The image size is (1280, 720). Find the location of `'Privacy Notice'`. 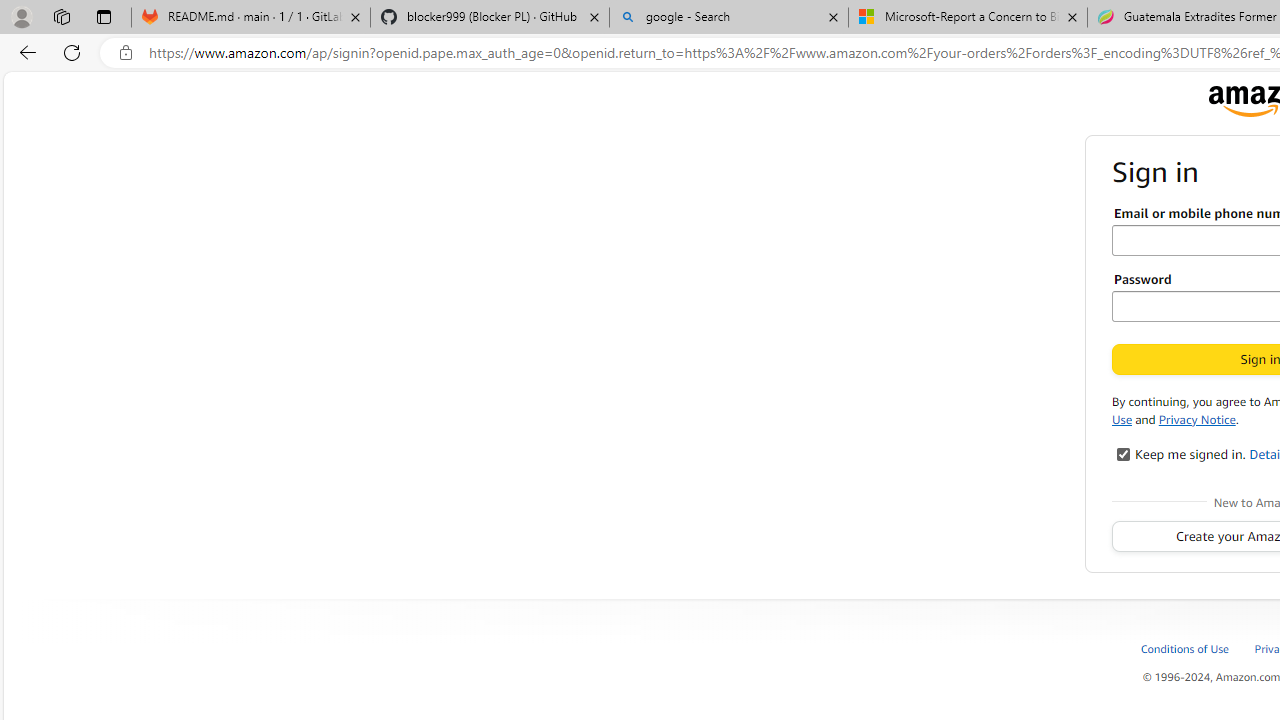

'Privacy Notice' is located at coordinates (1197, 418).